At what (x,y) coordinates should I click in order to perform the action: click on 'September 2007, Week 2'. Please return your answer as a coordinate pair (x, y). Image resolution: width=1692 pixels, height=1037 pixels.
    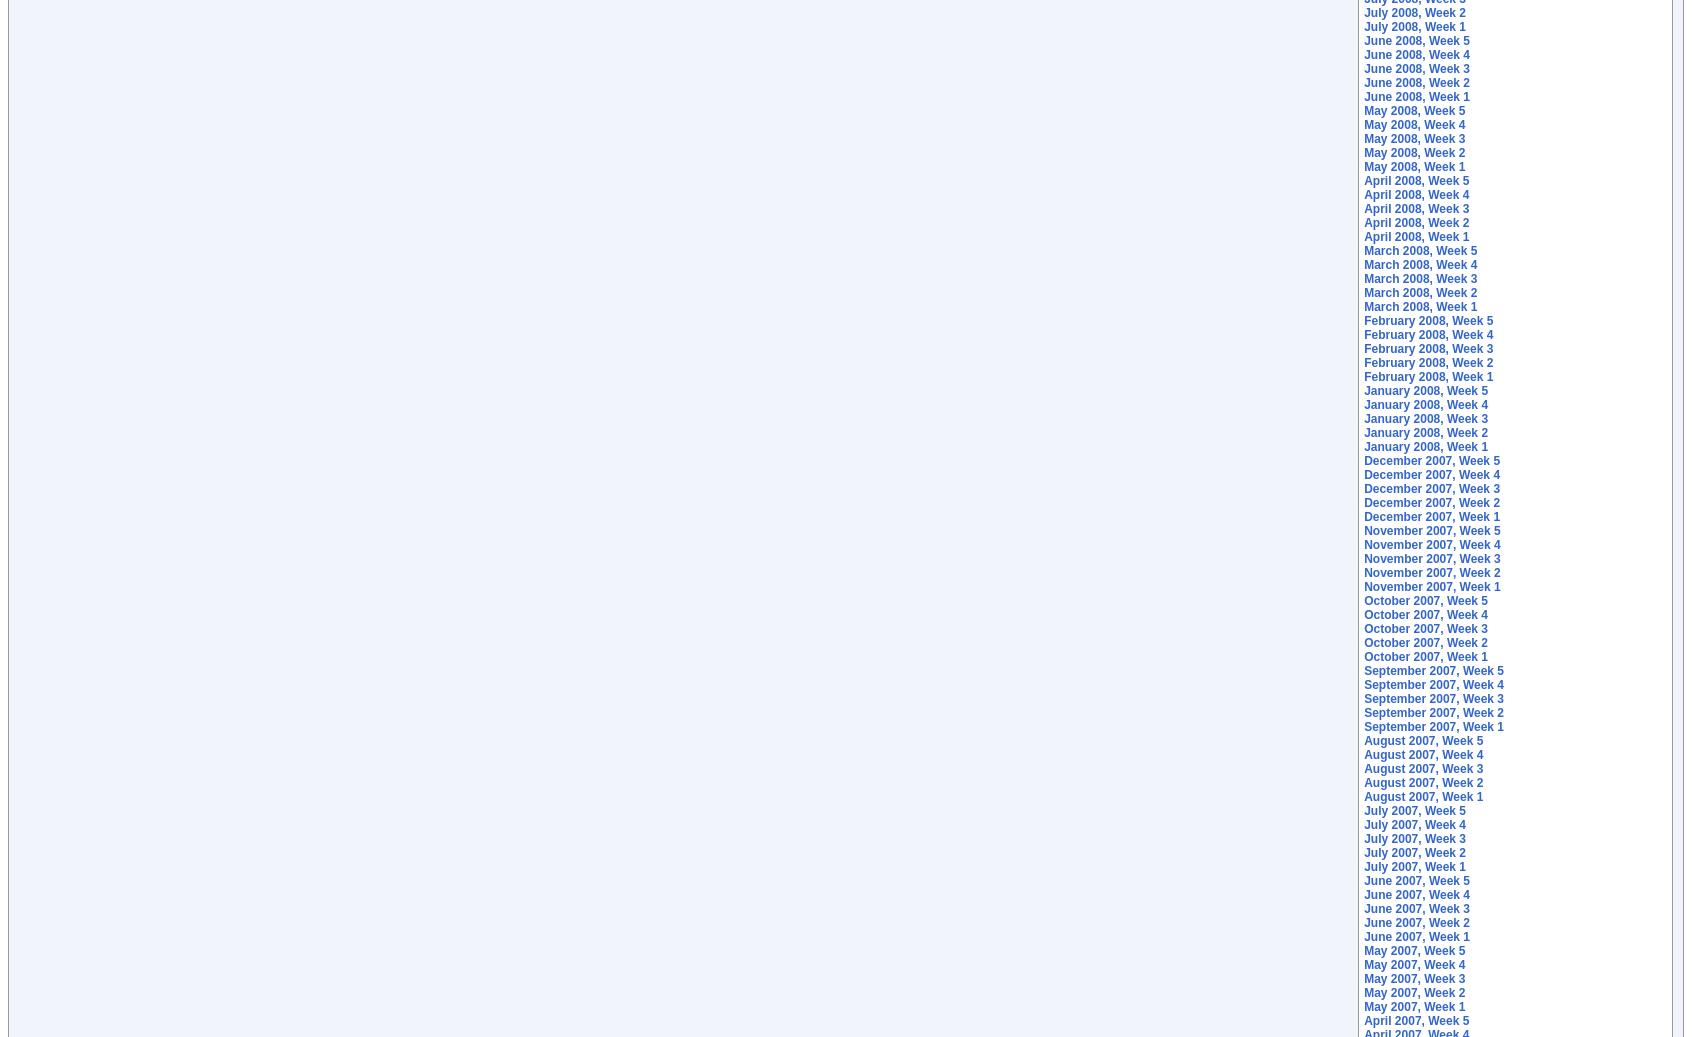
    Looking at the image, I should click on (1432, 713).